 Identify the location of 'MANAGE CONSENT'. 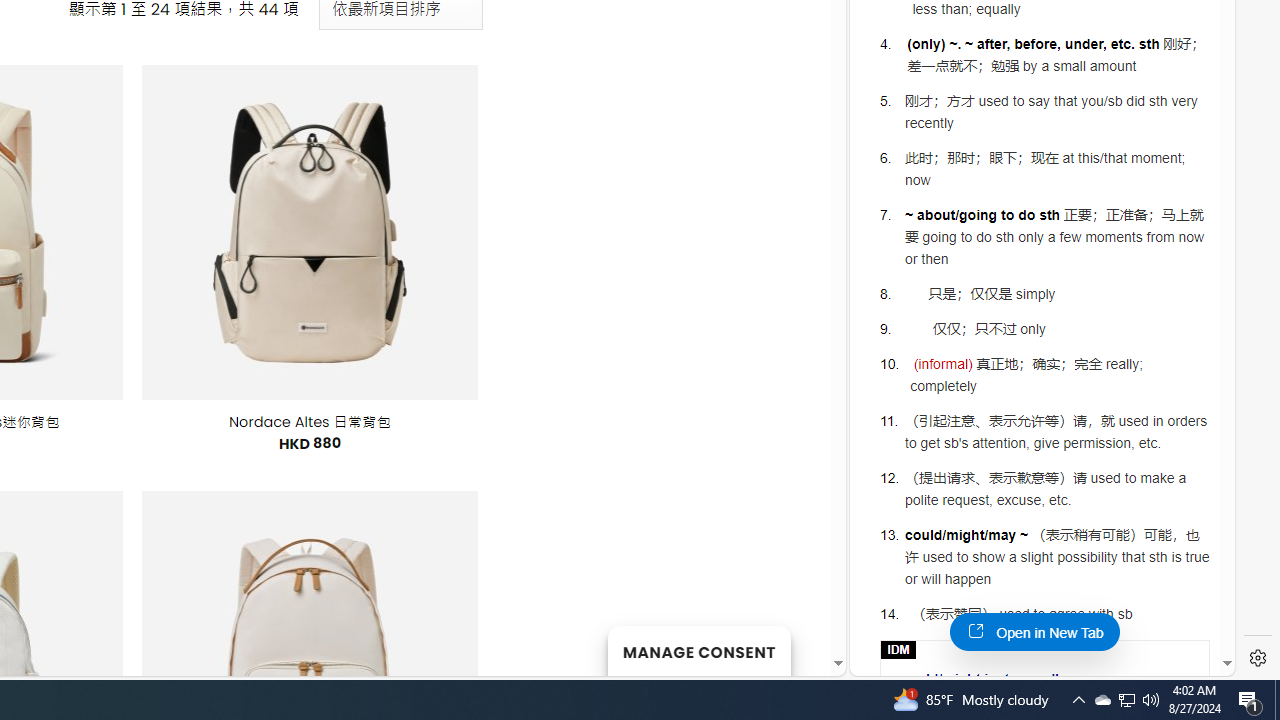
(698, 650).